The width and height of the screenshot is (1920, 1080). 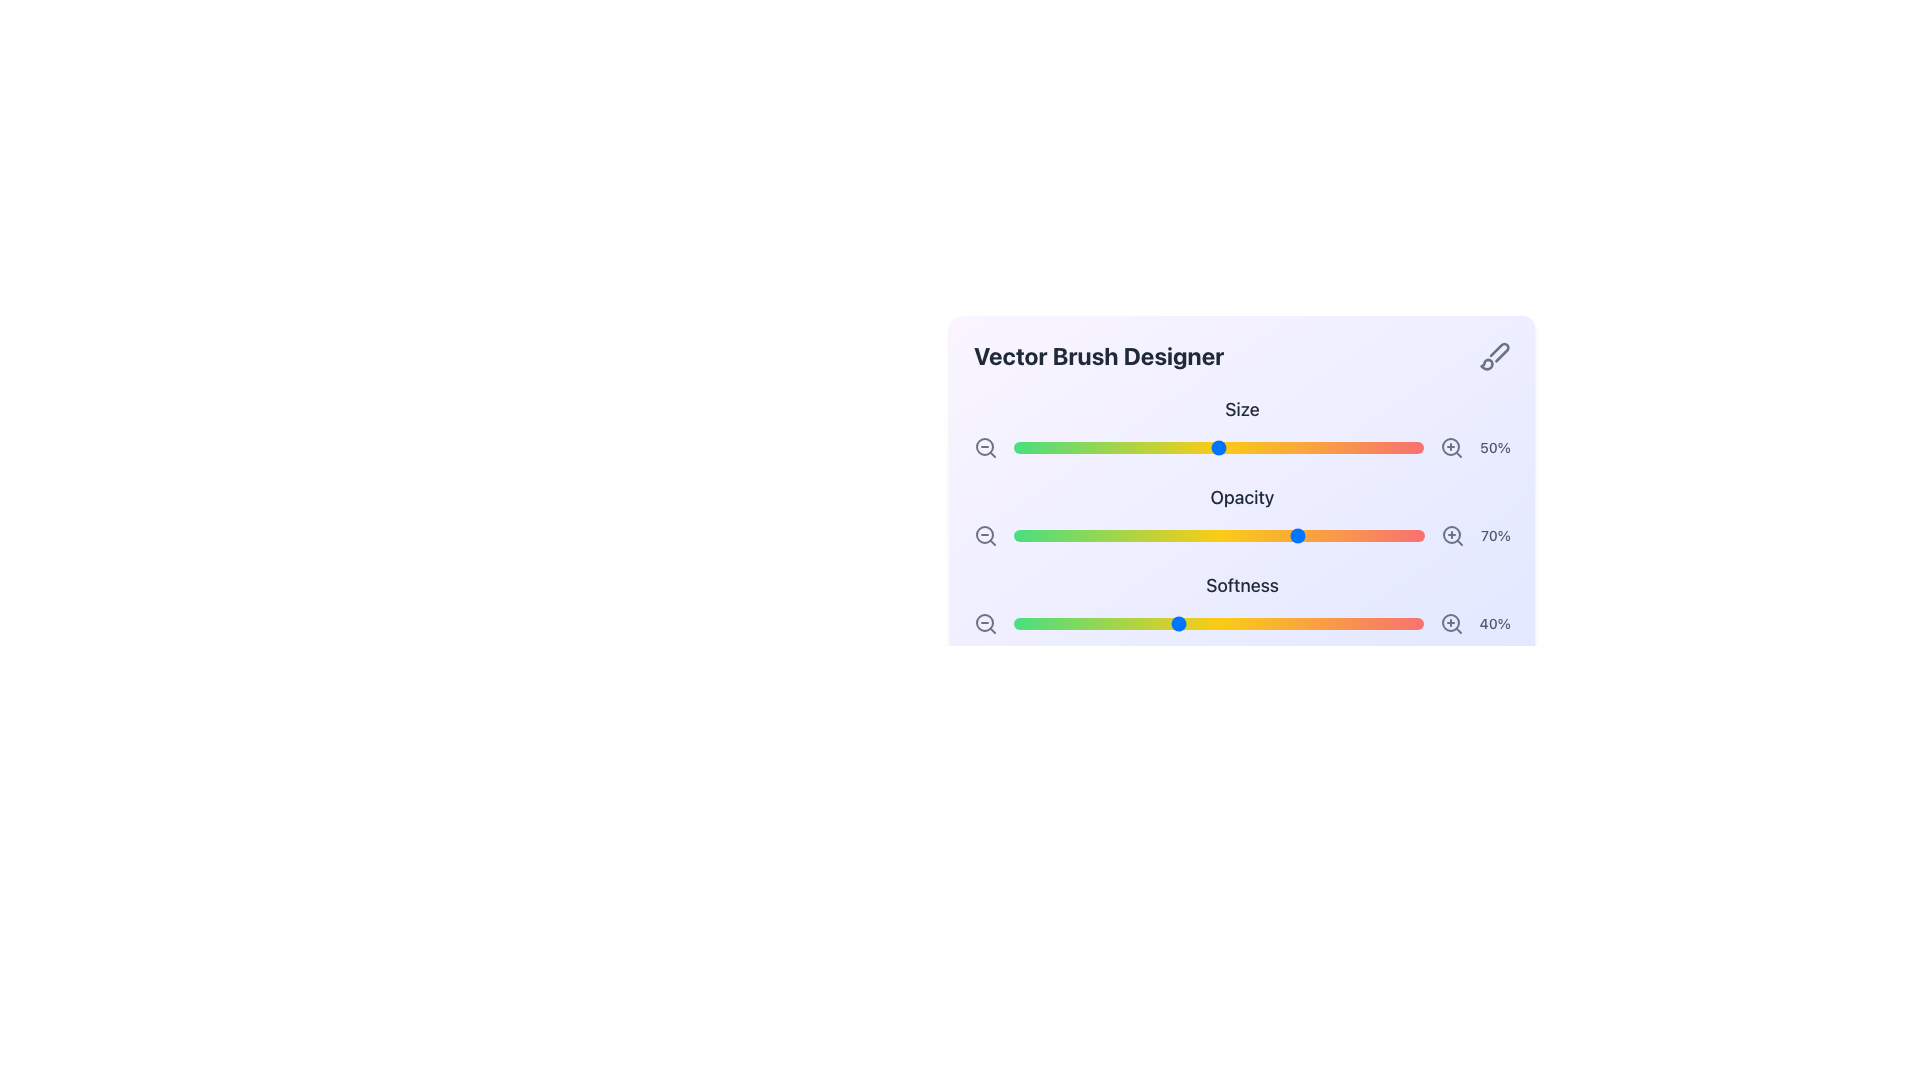 What do you see at coordinates (1358, 446) in the screenshot?
I see `the size` at bounding box center [1358, 446].